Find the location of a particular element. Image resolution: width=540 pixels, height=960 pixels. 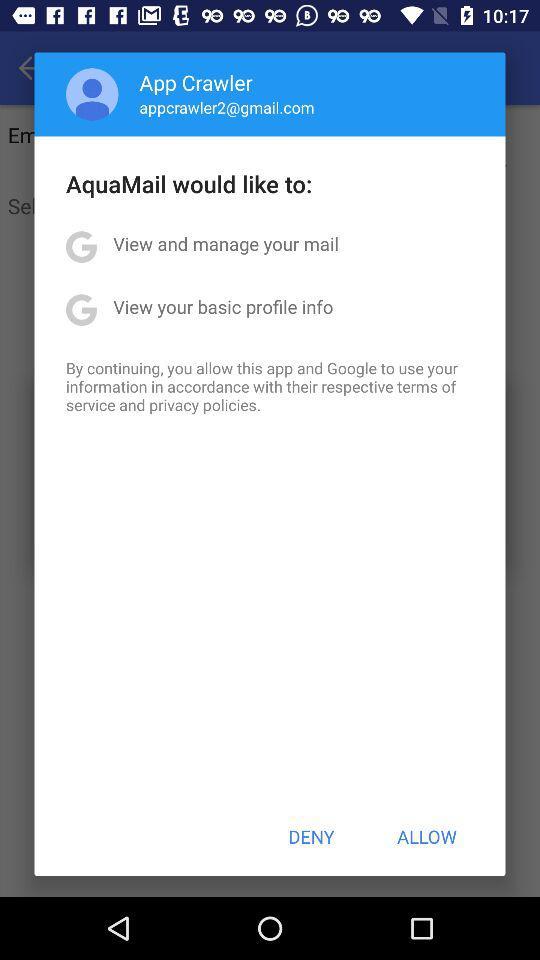

icon above aquamail would like item is located at coordinates (91, 94).